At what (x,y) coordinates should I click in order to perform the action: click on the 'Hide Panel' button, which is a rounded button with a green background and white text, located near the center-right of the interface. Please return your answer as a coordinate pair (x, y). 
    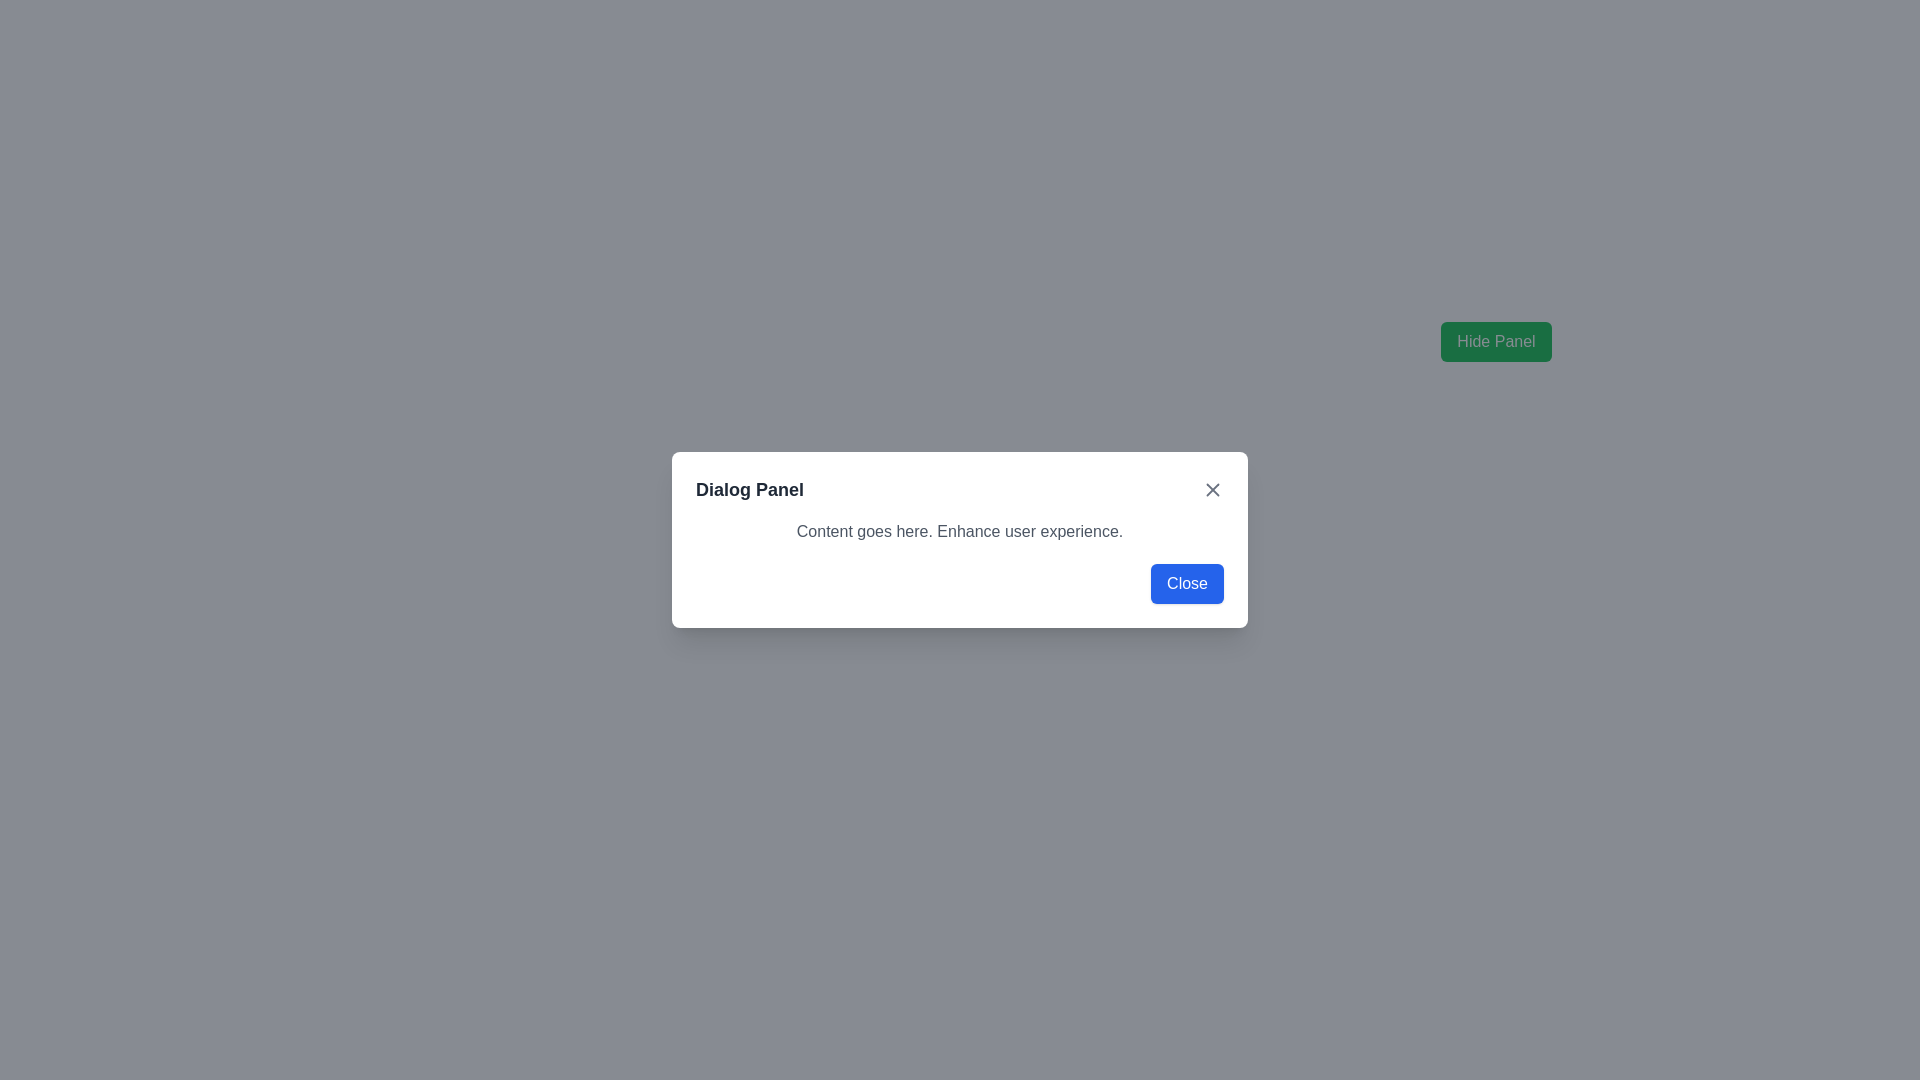
    Looking at the image, I should click on (1496, 341).